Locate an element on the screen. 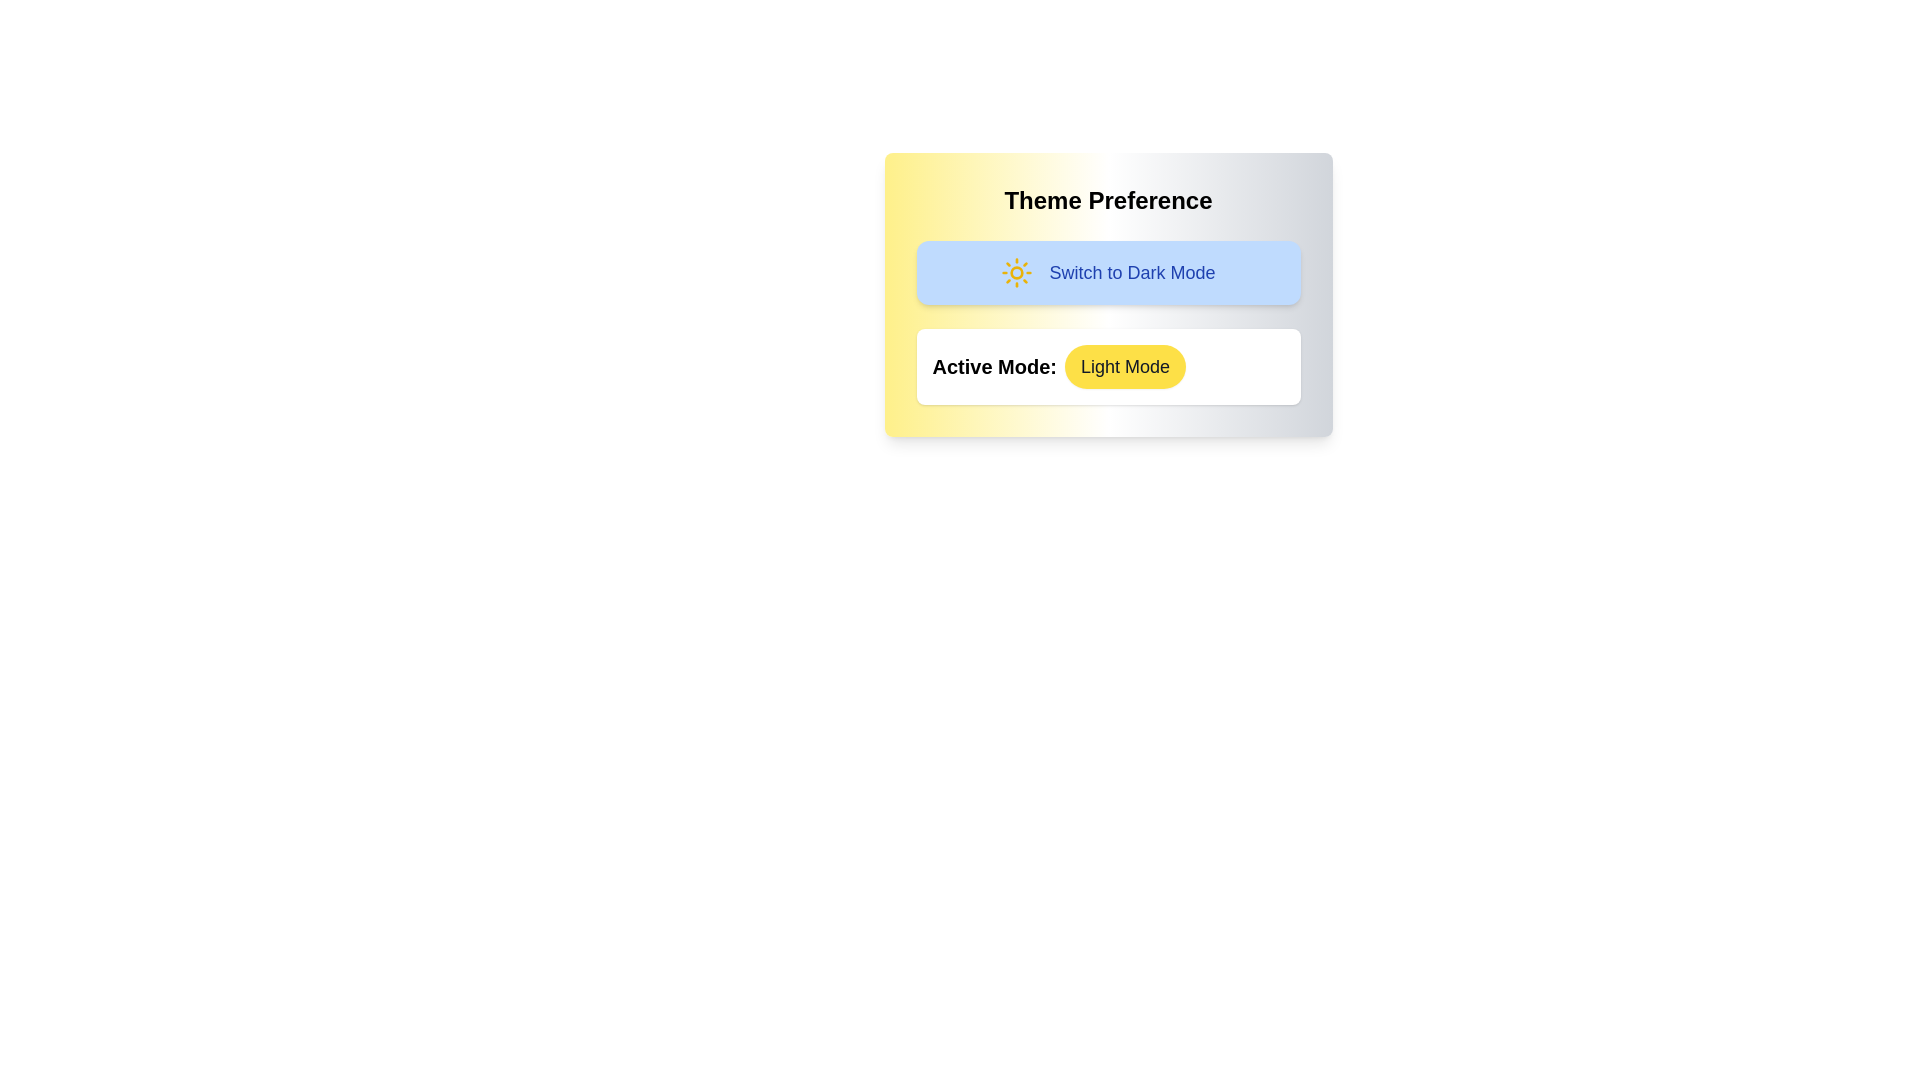 The height and width of the screenshot is (1080, 1920). text of the label displaying 'Active Mode:' which is bold and larger in font, located in the interface section for theme preference is located at coordinates (994, 366).